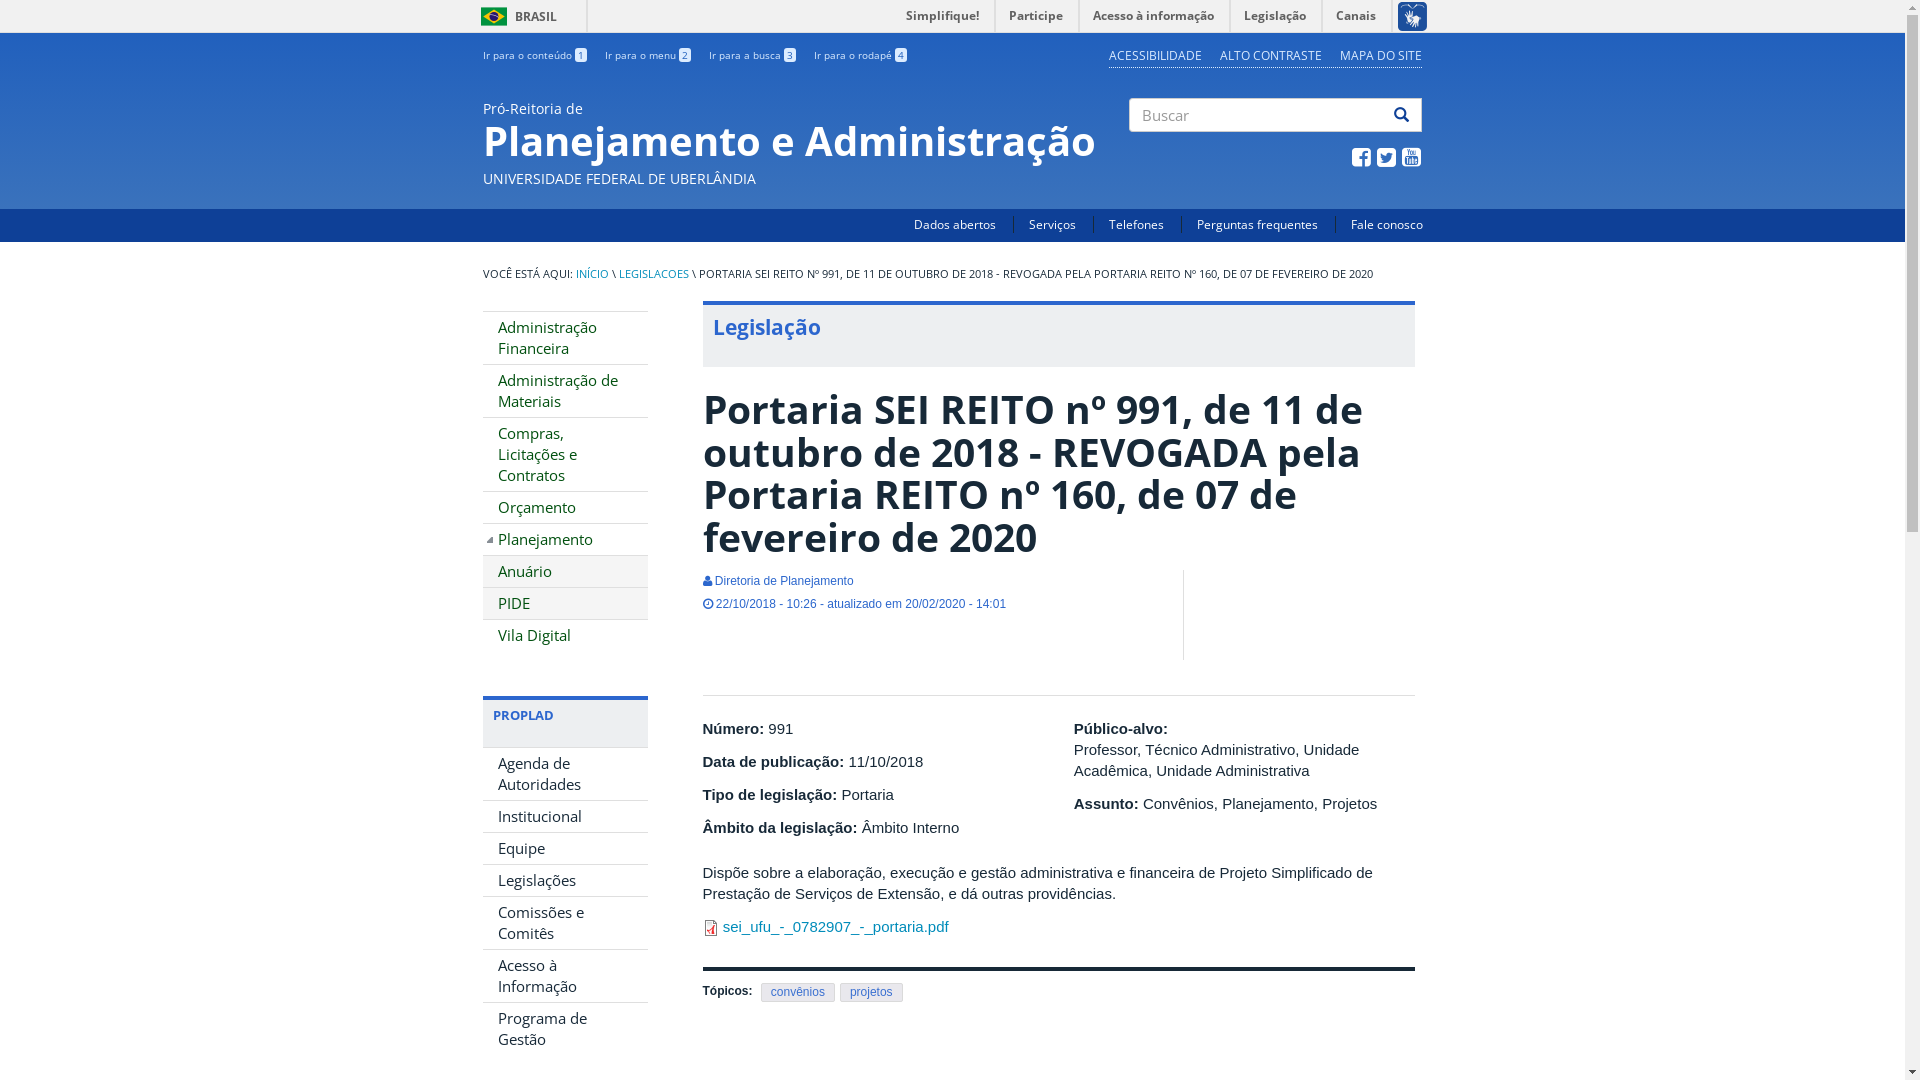 Image resolution: width=1920 pixels, height=1080 pixels. Describe the element at coordinates (701, 928) in the screenshot. I see `'application/pdf'` at that location.